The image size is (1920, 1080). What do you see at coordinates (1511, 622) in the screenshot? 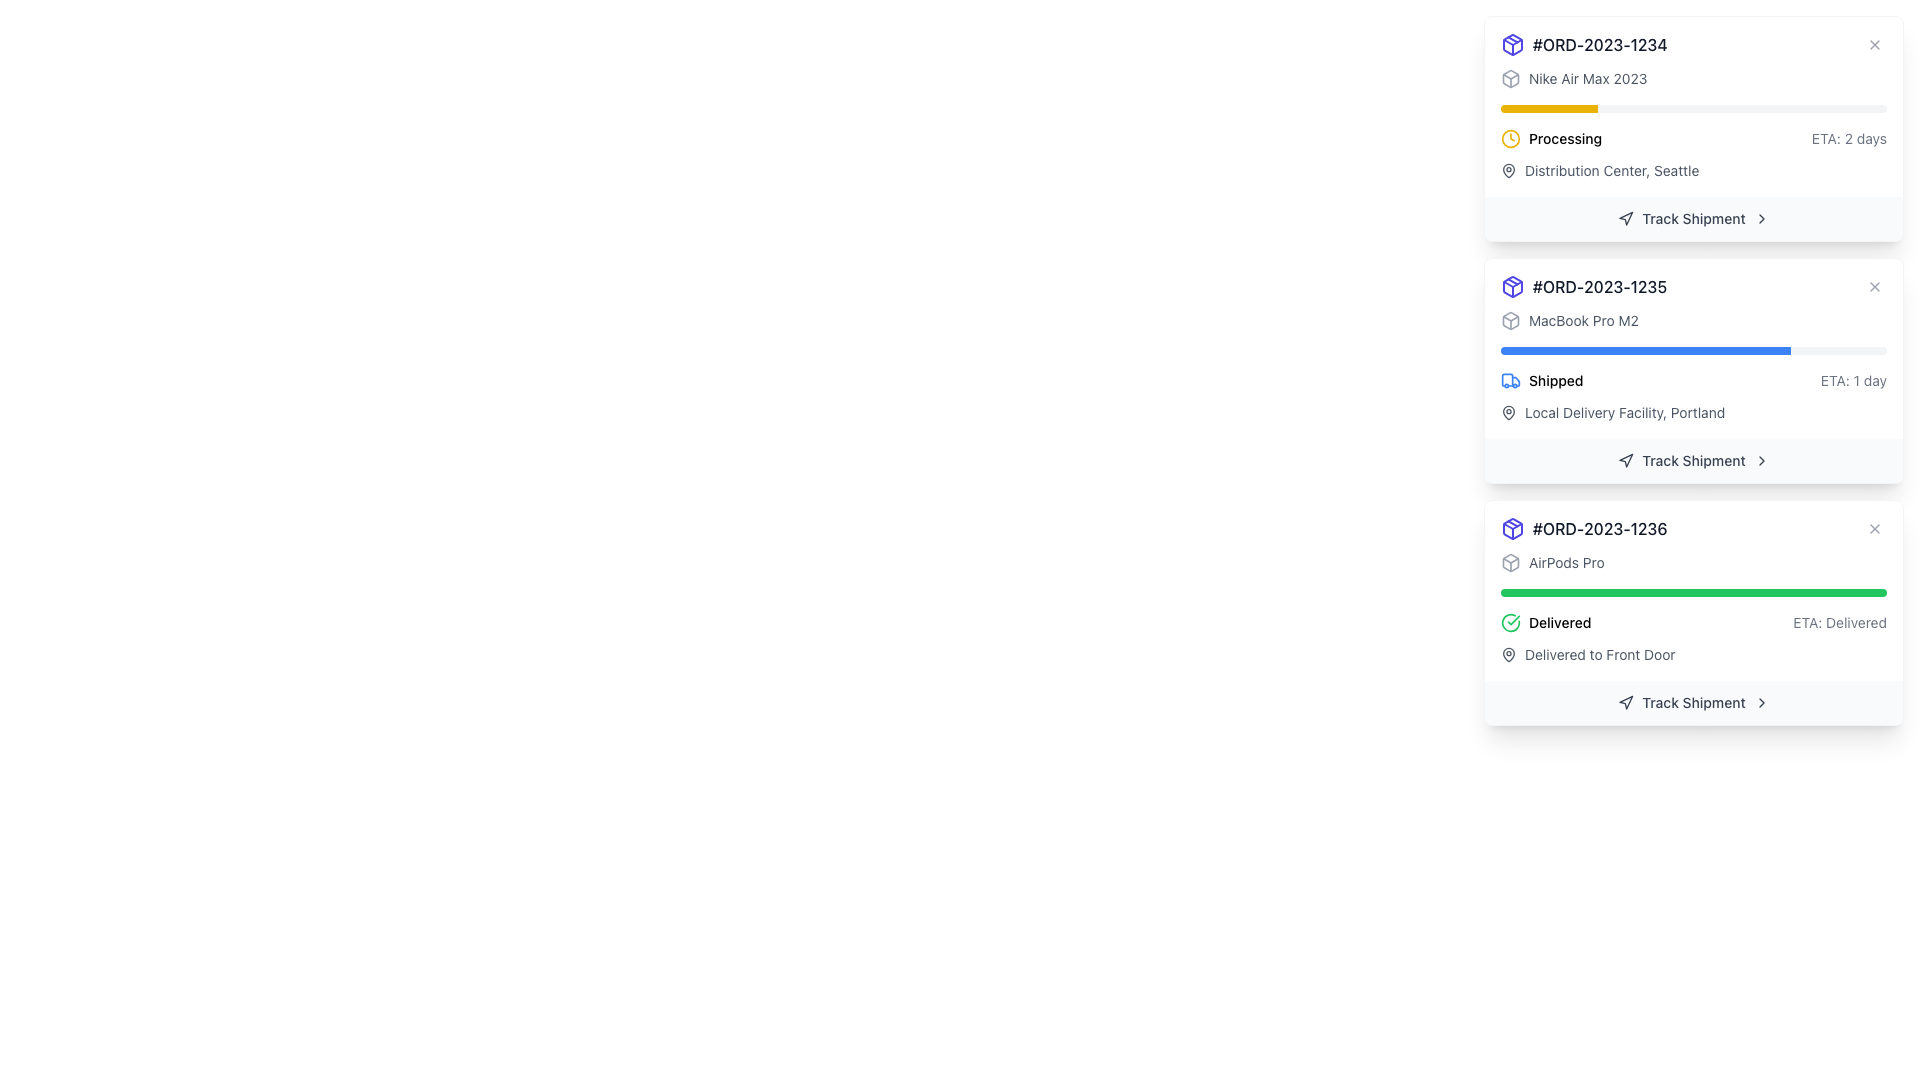
I see `the circular green checkmark icon indicating successful completion, located to the left of the 'Delivered' text in the order summary card` at bounding box center [1511, 622].